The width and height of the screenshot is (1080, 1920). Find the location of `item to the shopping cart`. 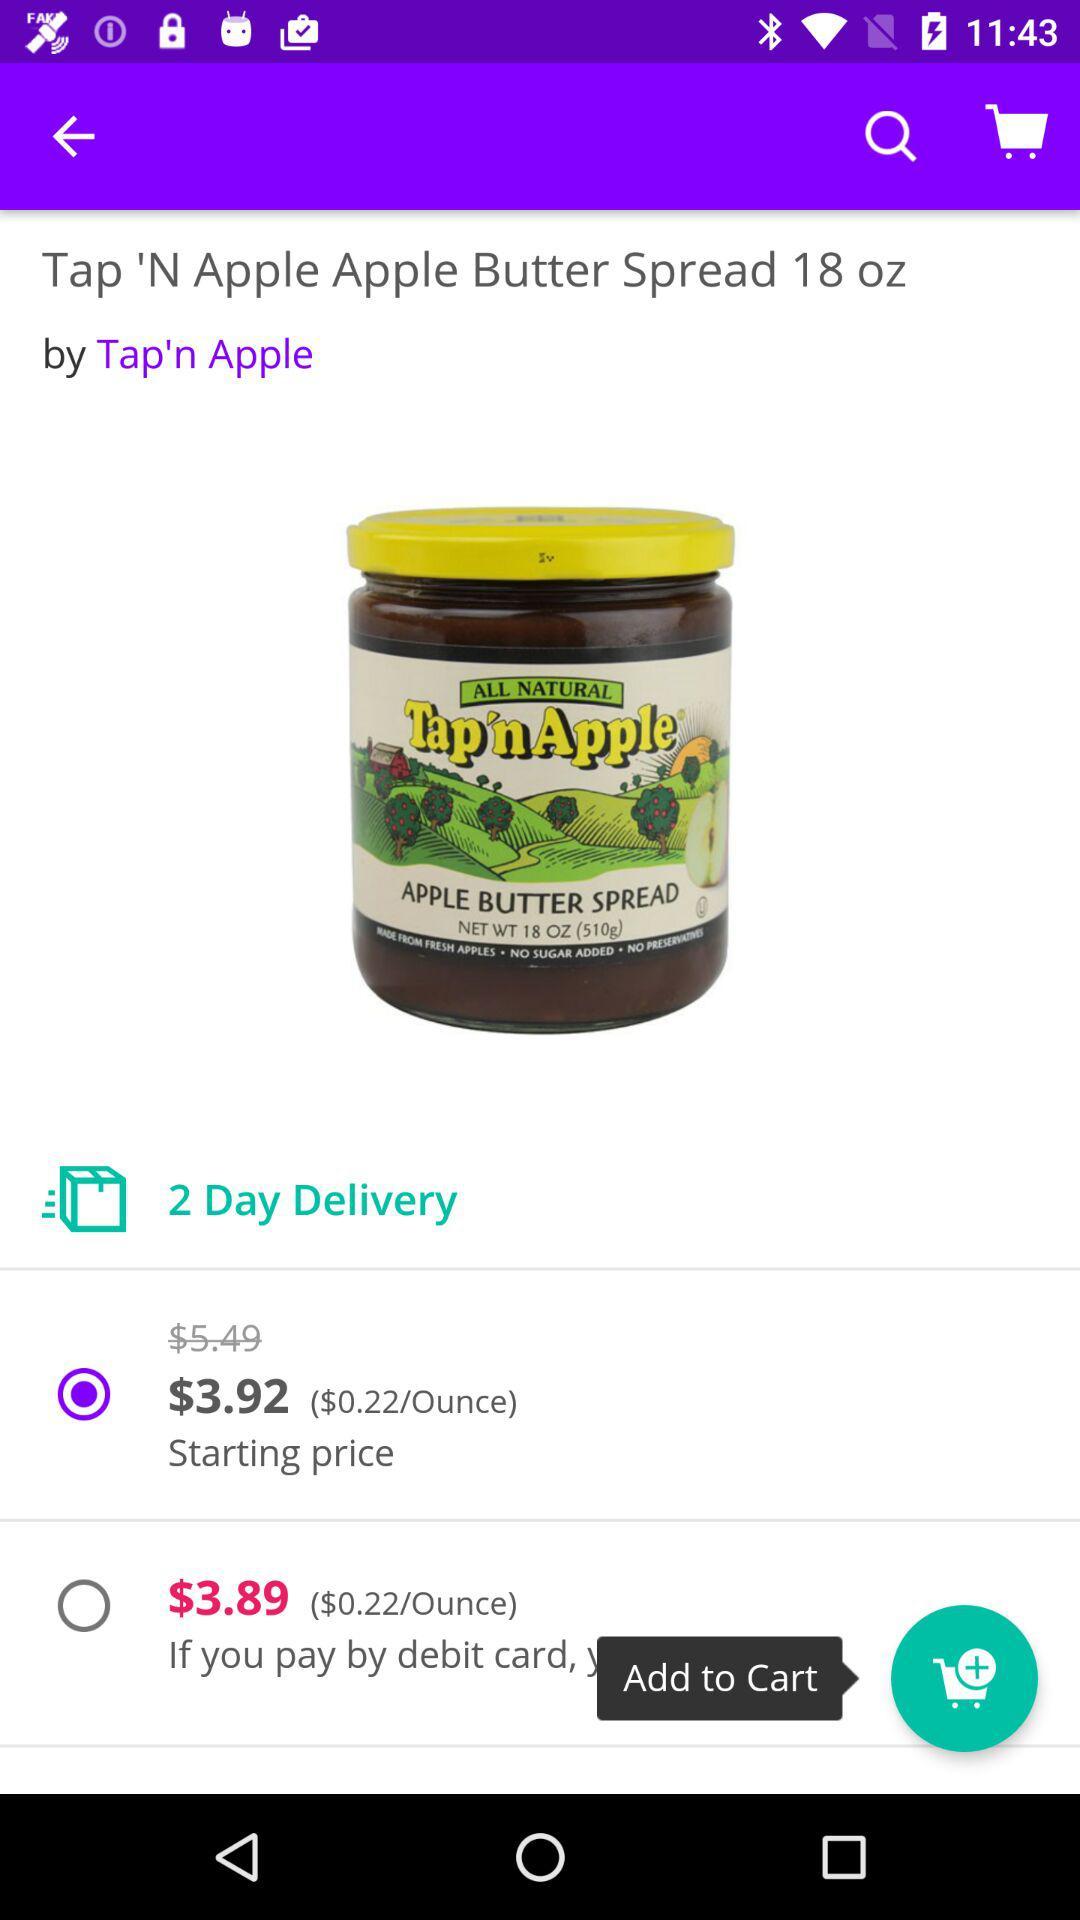

item to the shopping cart is located at coordinates (1001, 1665).